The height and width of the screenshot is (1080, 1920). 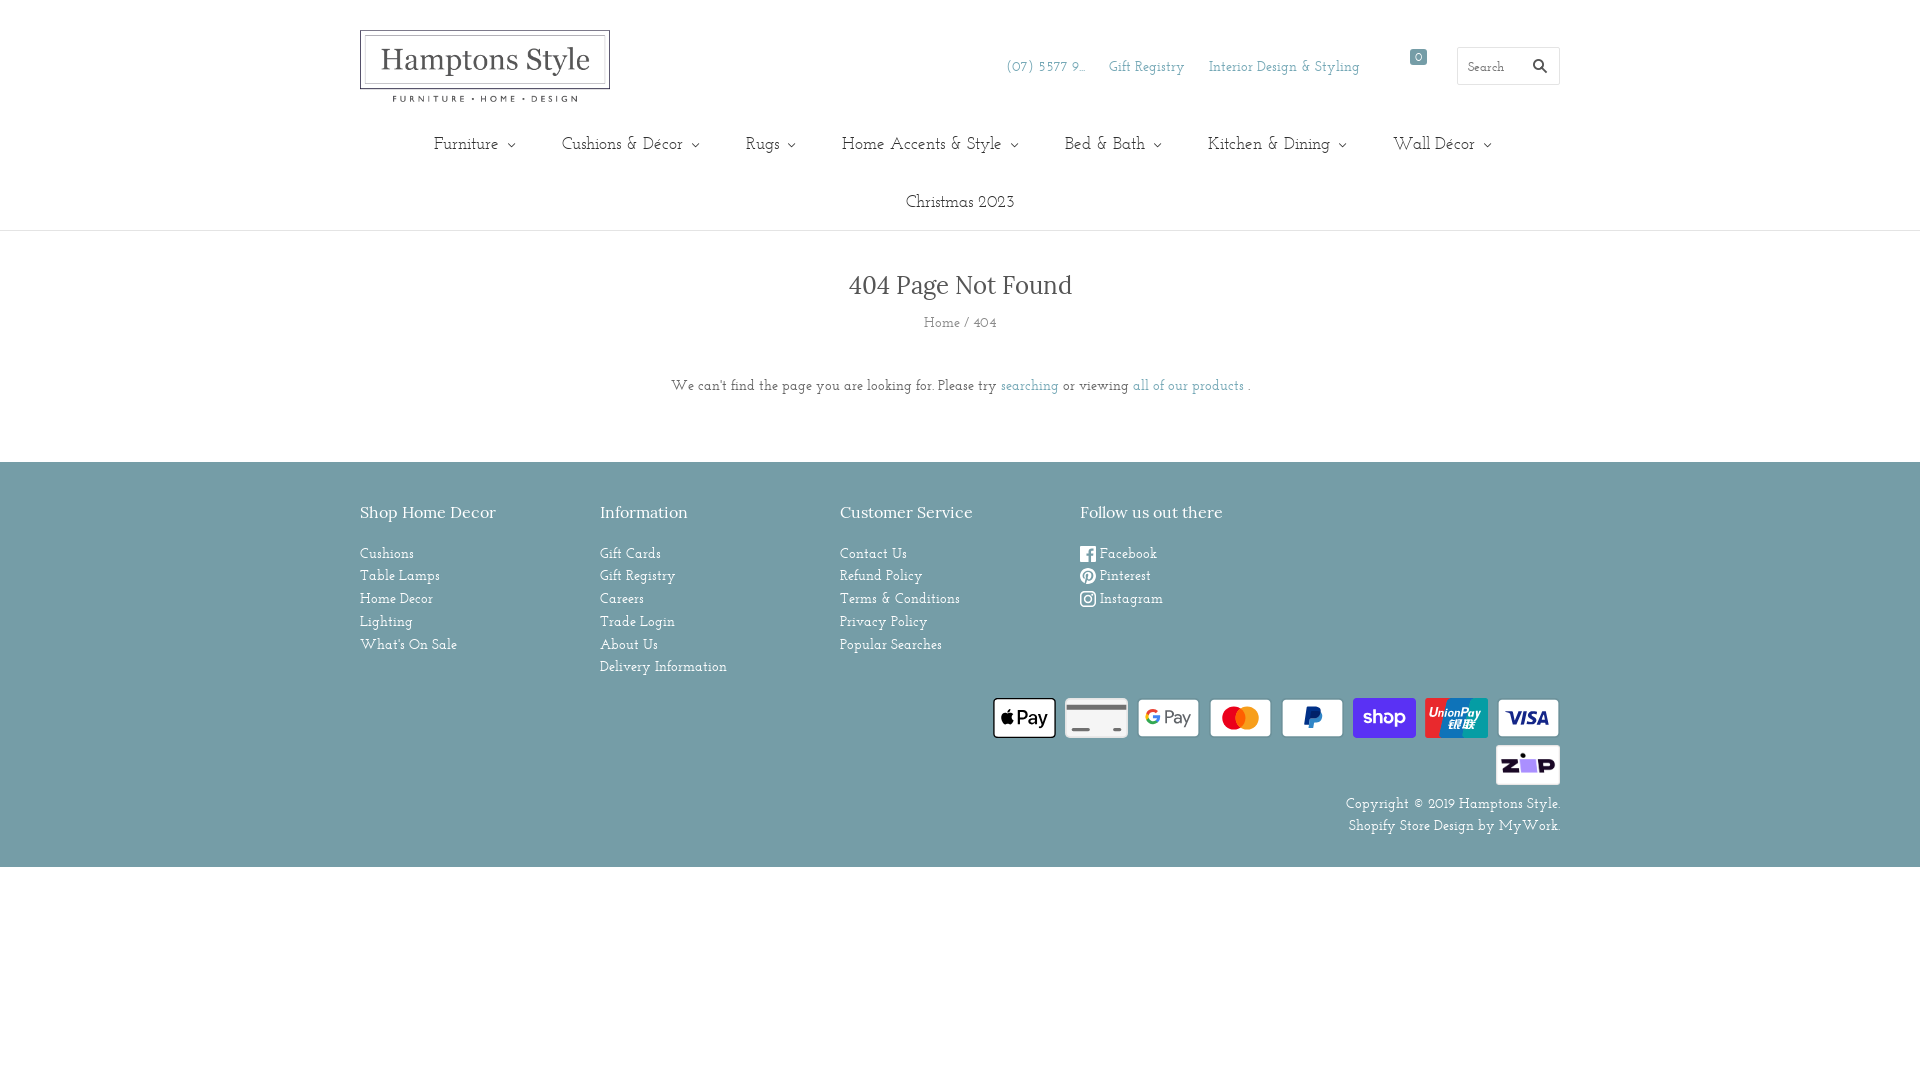 What do you see at coordinates (627, 643) in the screenshot?
I see `'About Us'` at bounding box center [627, 643].